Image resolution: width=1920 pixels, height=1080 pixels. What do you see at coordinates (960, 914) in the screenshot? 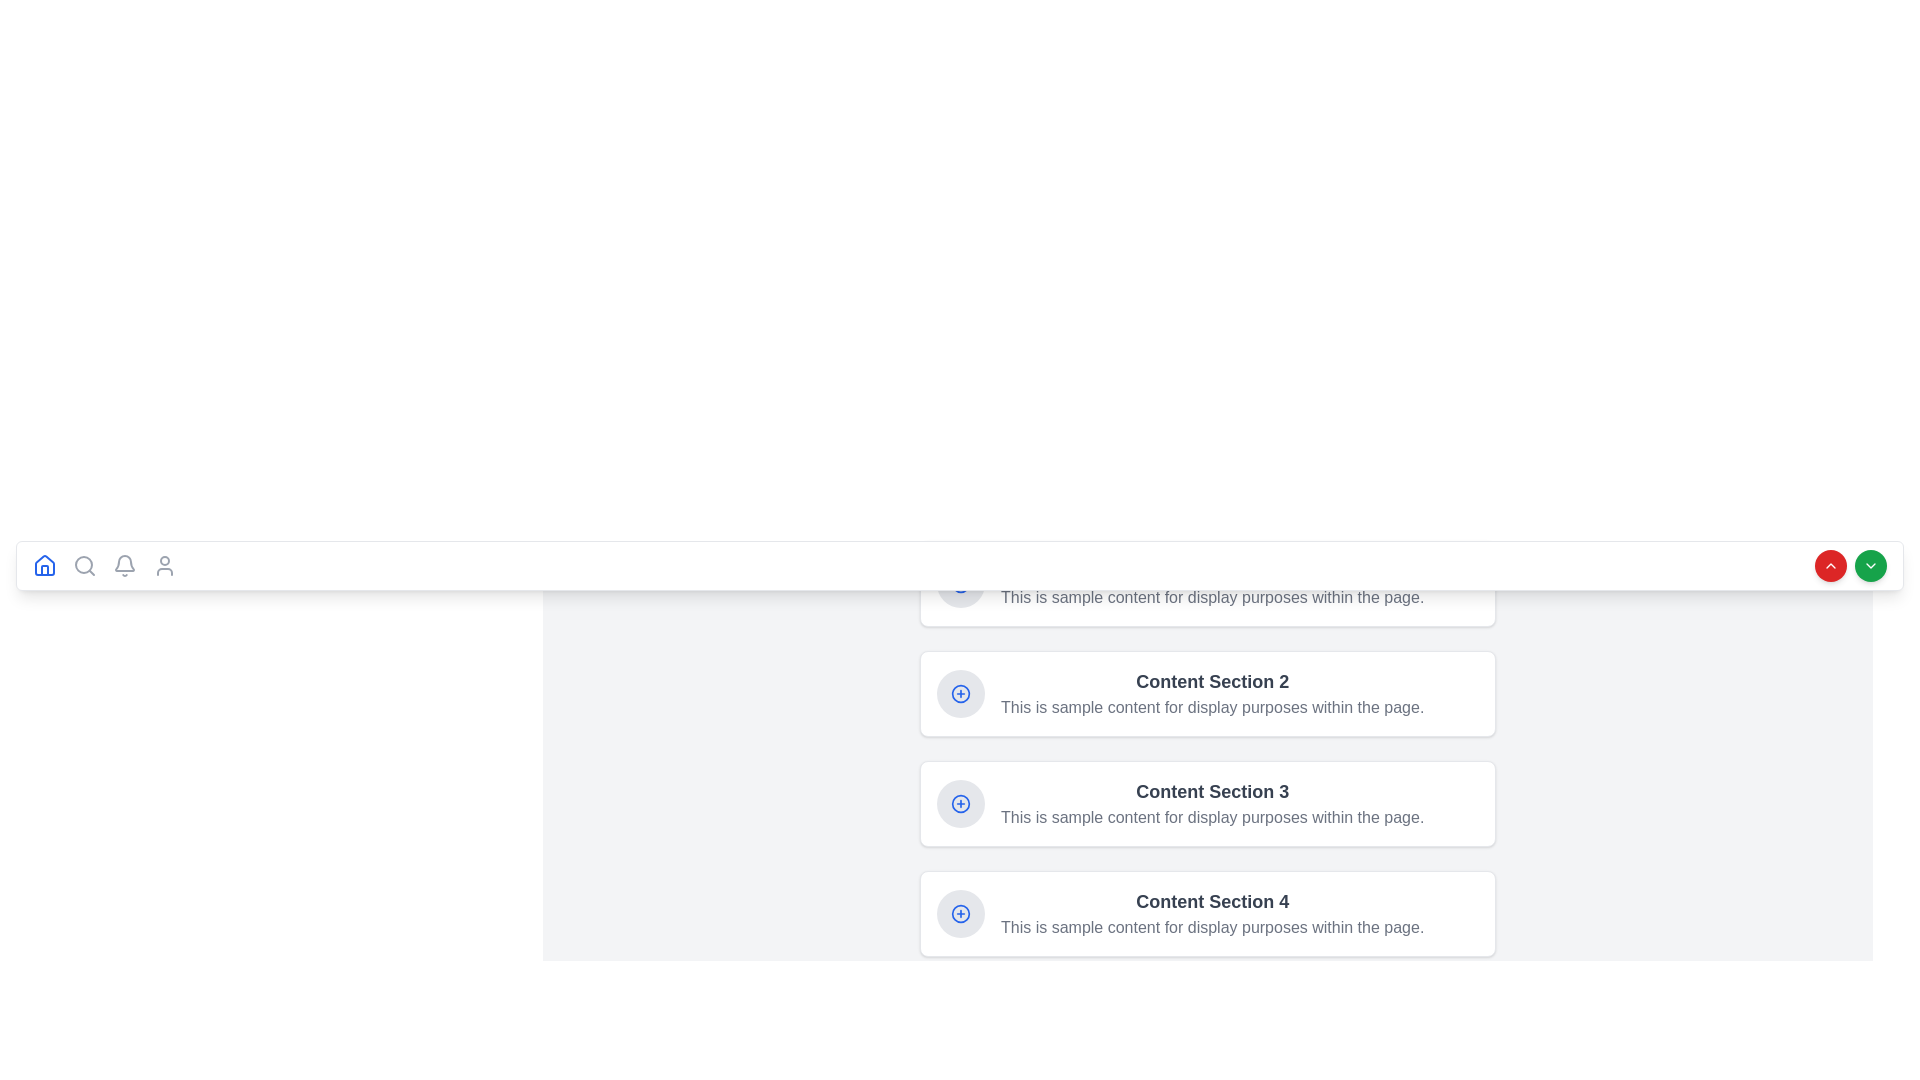
I see `the circular icon with a gray background and a blue plus sign, located to the left of 'Content Section 4'` at bounding box center [960, 914].